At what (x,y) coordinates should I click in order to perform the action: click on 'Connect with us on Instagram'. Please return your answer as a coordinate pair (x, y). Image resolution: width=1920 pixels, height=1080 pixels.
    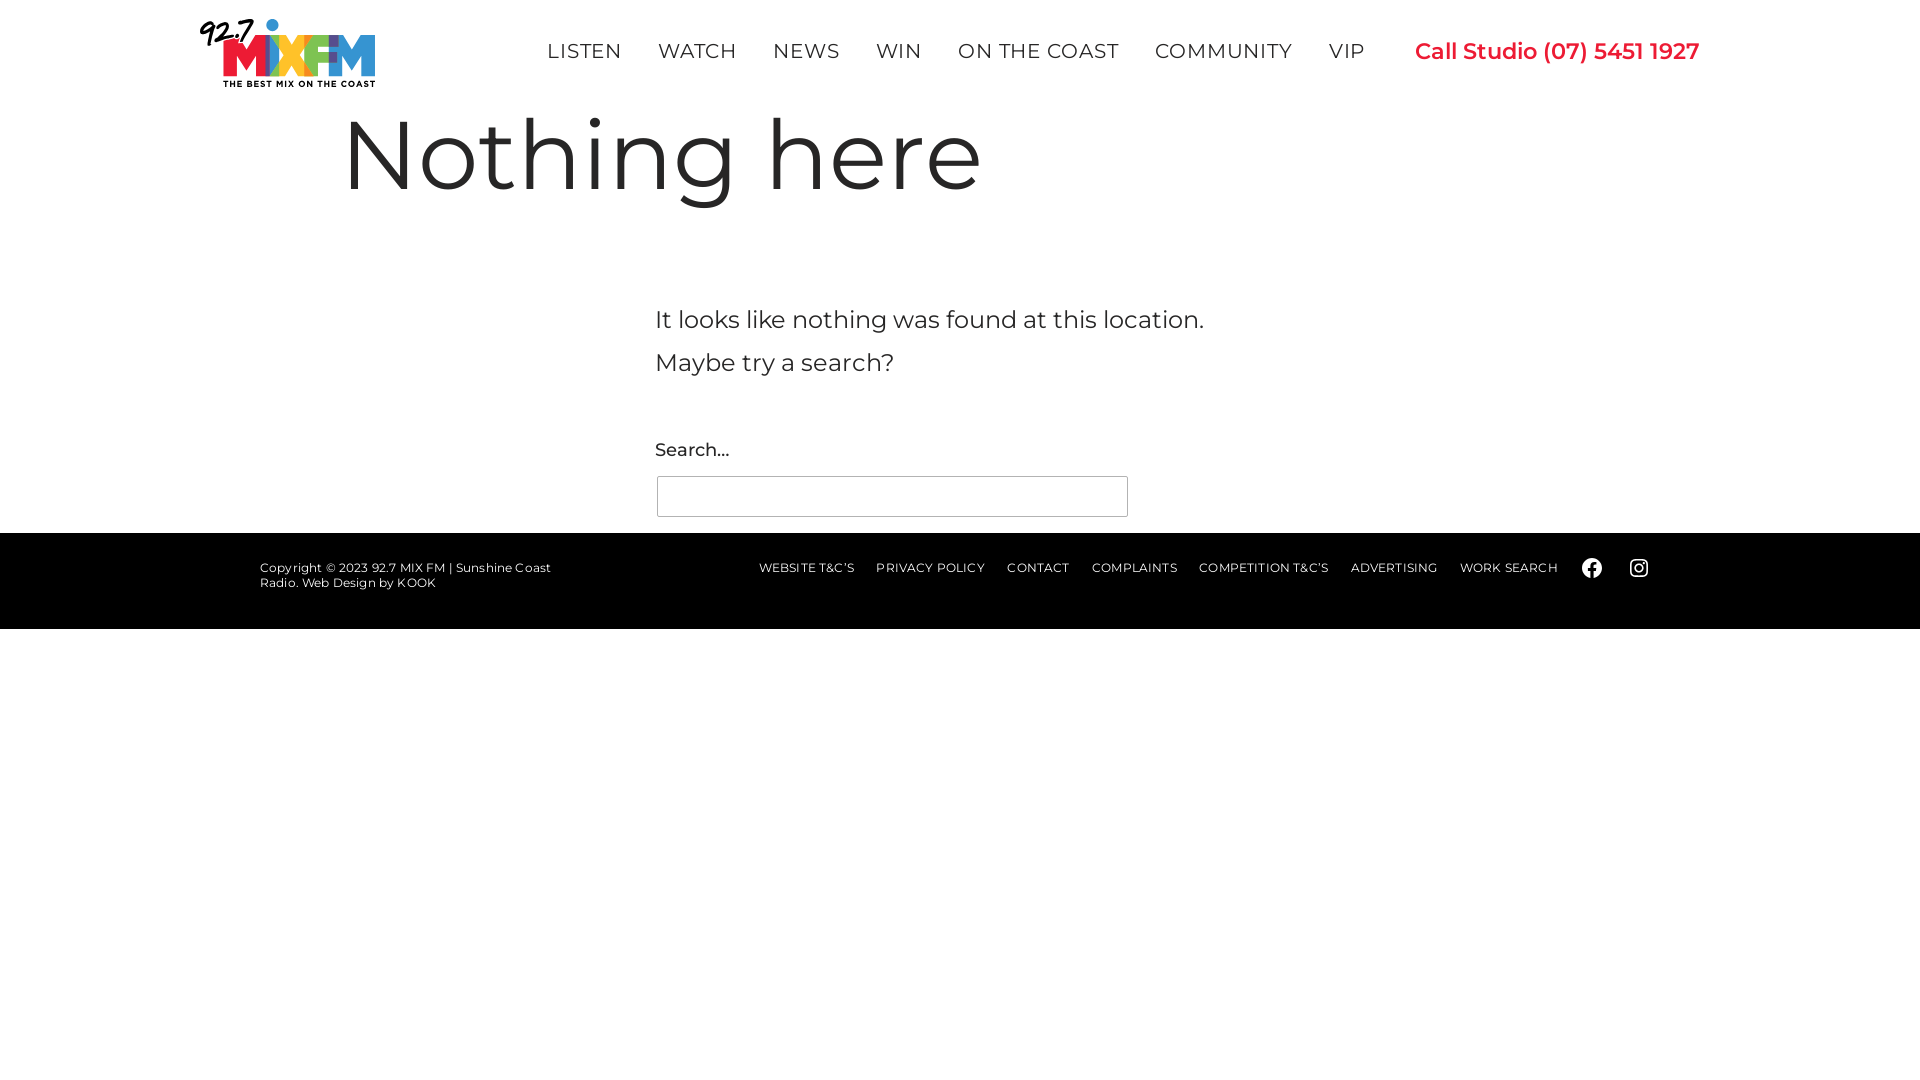
    Looking at the image, I should click on (1638, 567).